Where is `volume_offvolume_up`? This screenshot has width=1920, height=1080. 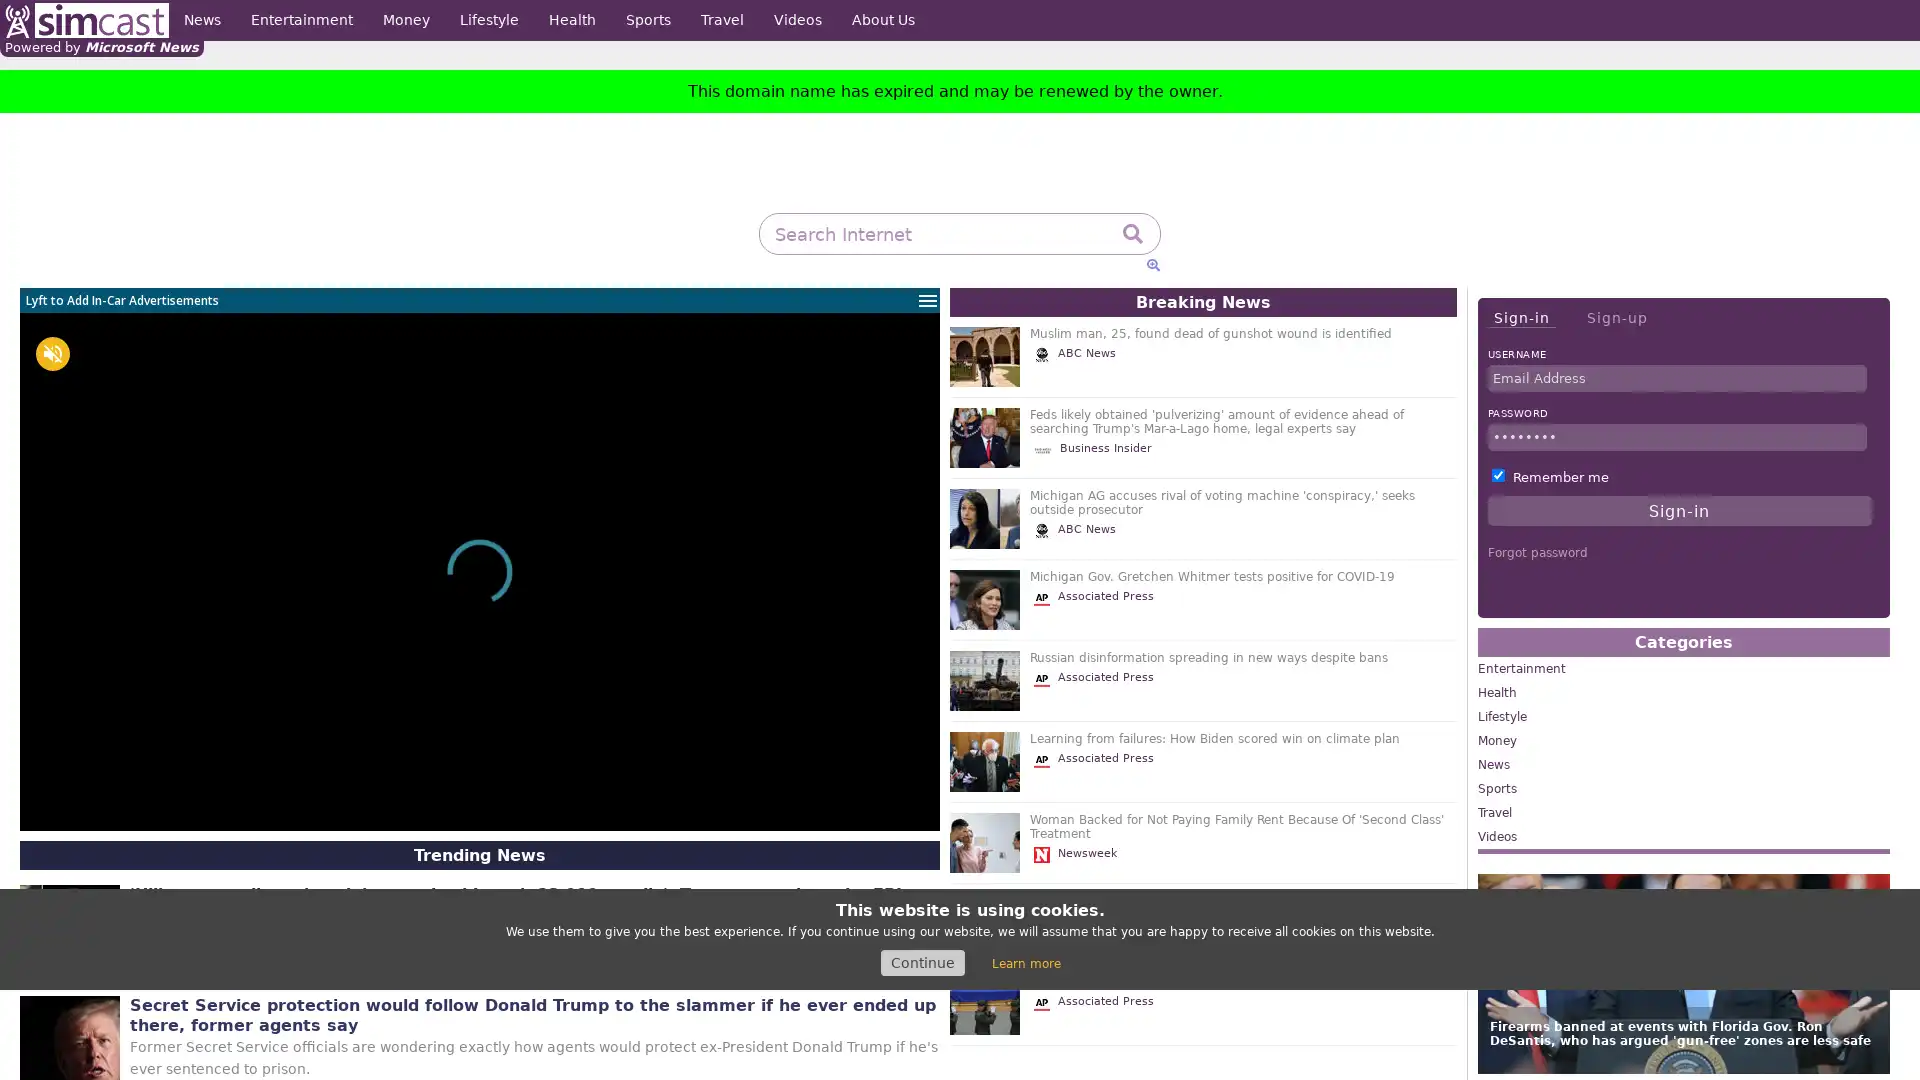 volume_offvolume_up is located at coordinates (52, 353).